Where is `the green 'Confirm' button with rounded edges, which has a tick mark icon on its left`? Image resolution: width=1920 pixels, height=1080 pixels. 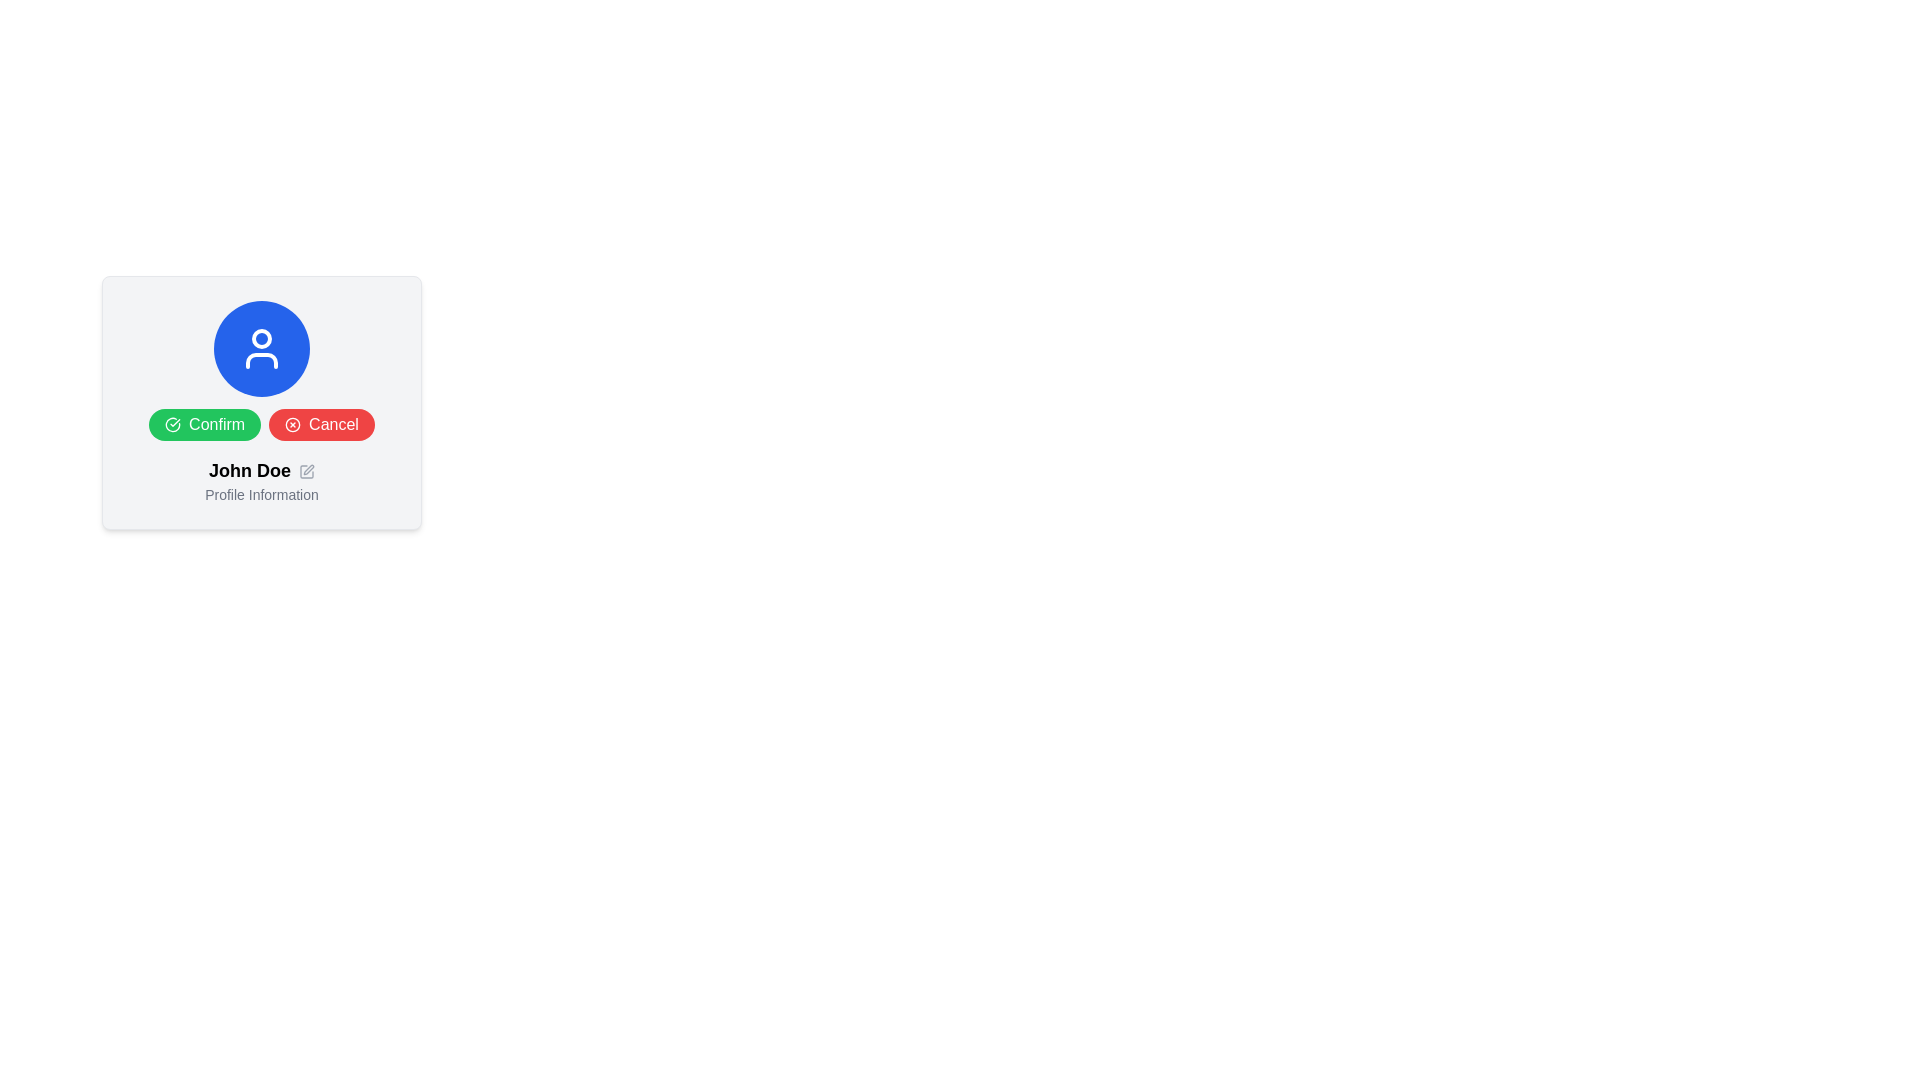
the green 'Confirm' button with rounded edges, which has a tick mark icon on its left is located at coordinates (205, 423).